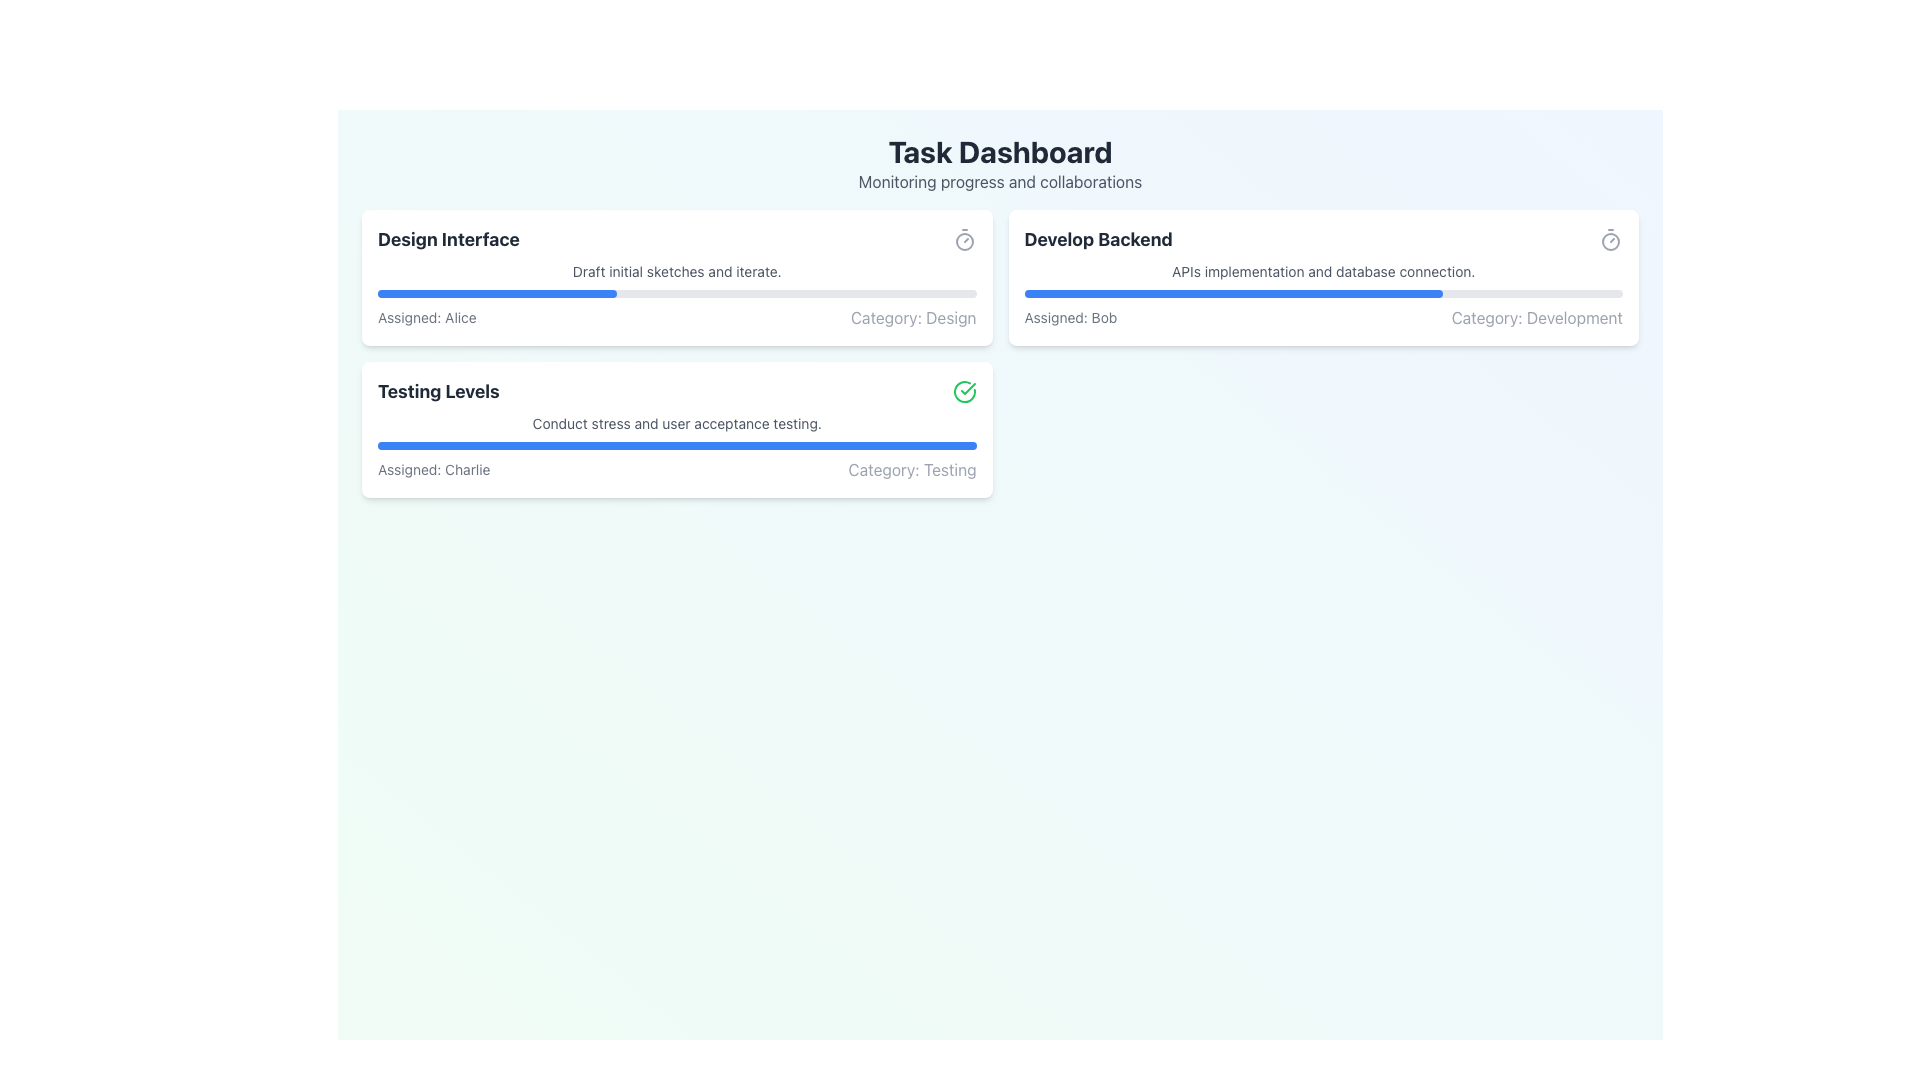 The image size is (1920, 1080). Describe the element at coordinates (677, 428) in the screenshot. I see `the title or progress bar of the 'Testing' task overview card located at the bottom-left of the 'Task Dashboard'` at that location.